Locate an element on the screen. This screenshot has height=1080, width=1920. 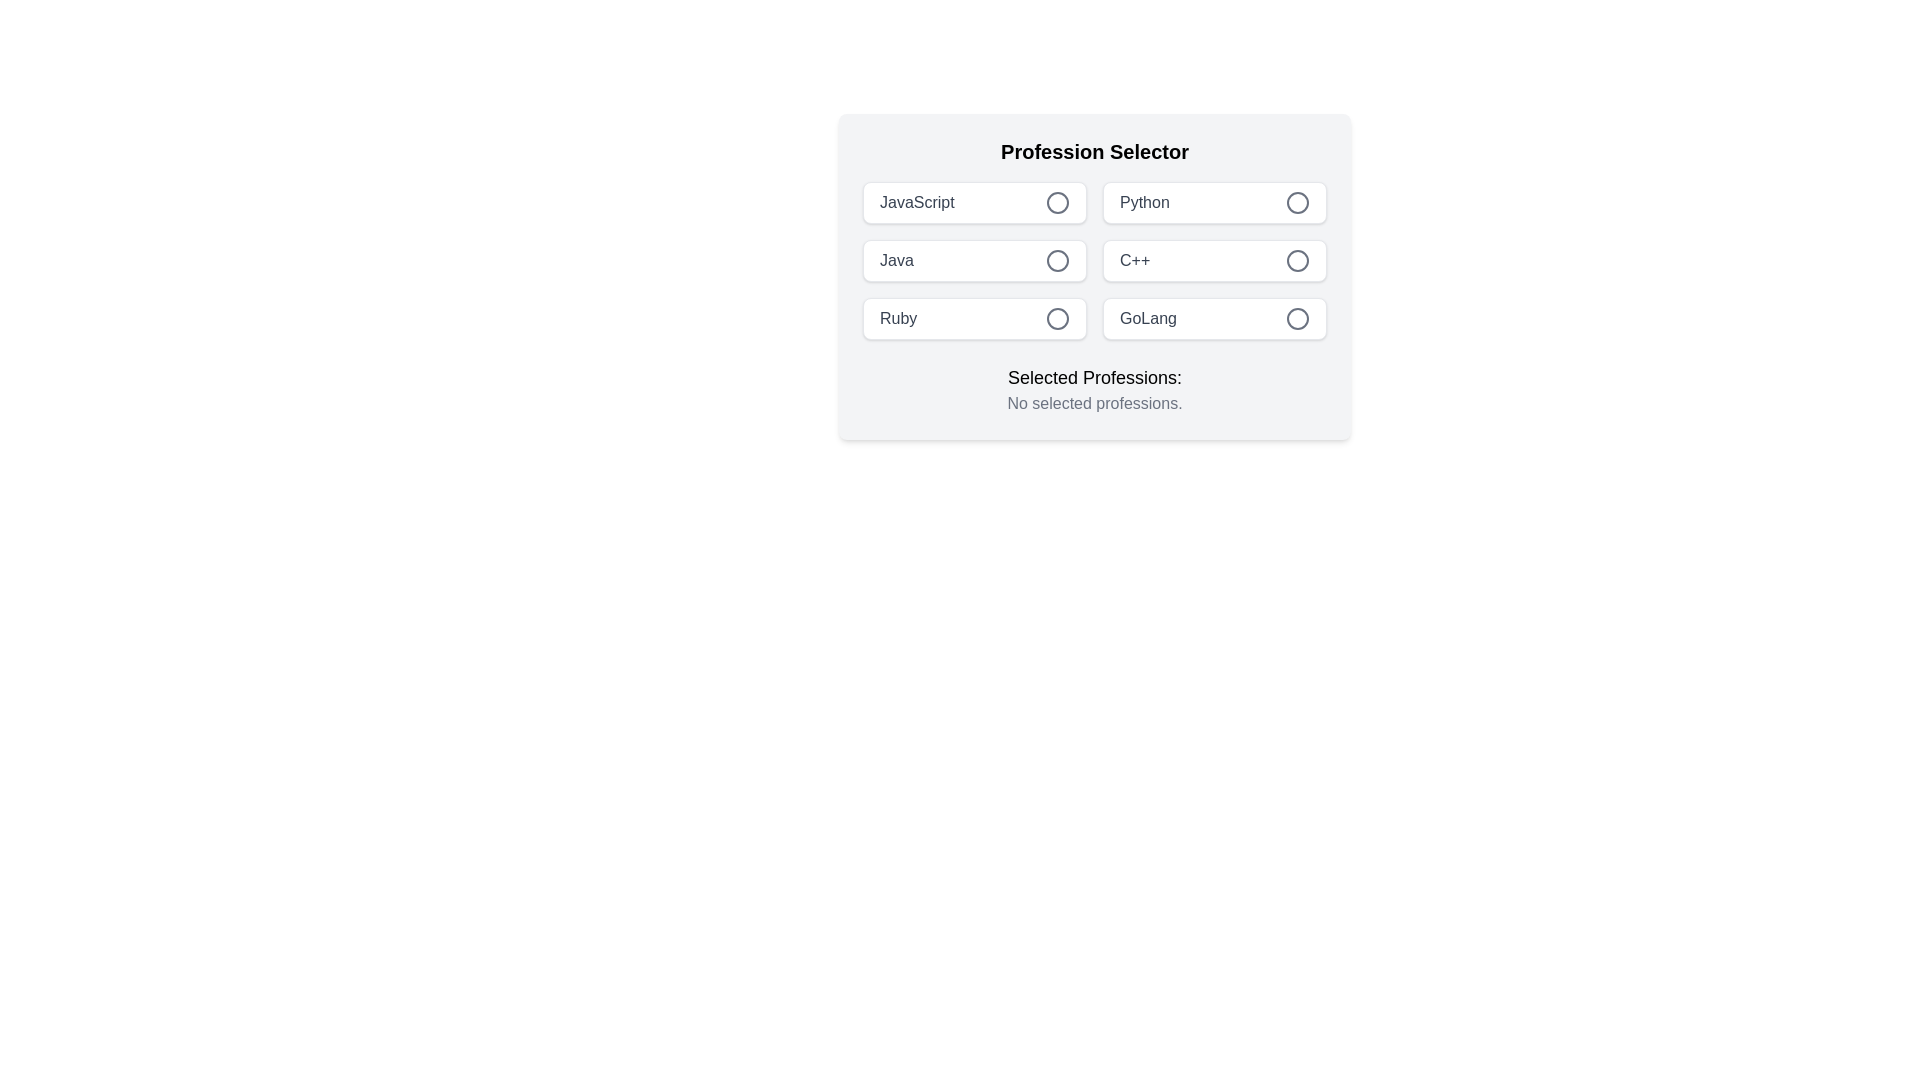
the selectable option labeled 'JavaScript' in the upper-left corner of the grid is located at coordinates (974, 203).